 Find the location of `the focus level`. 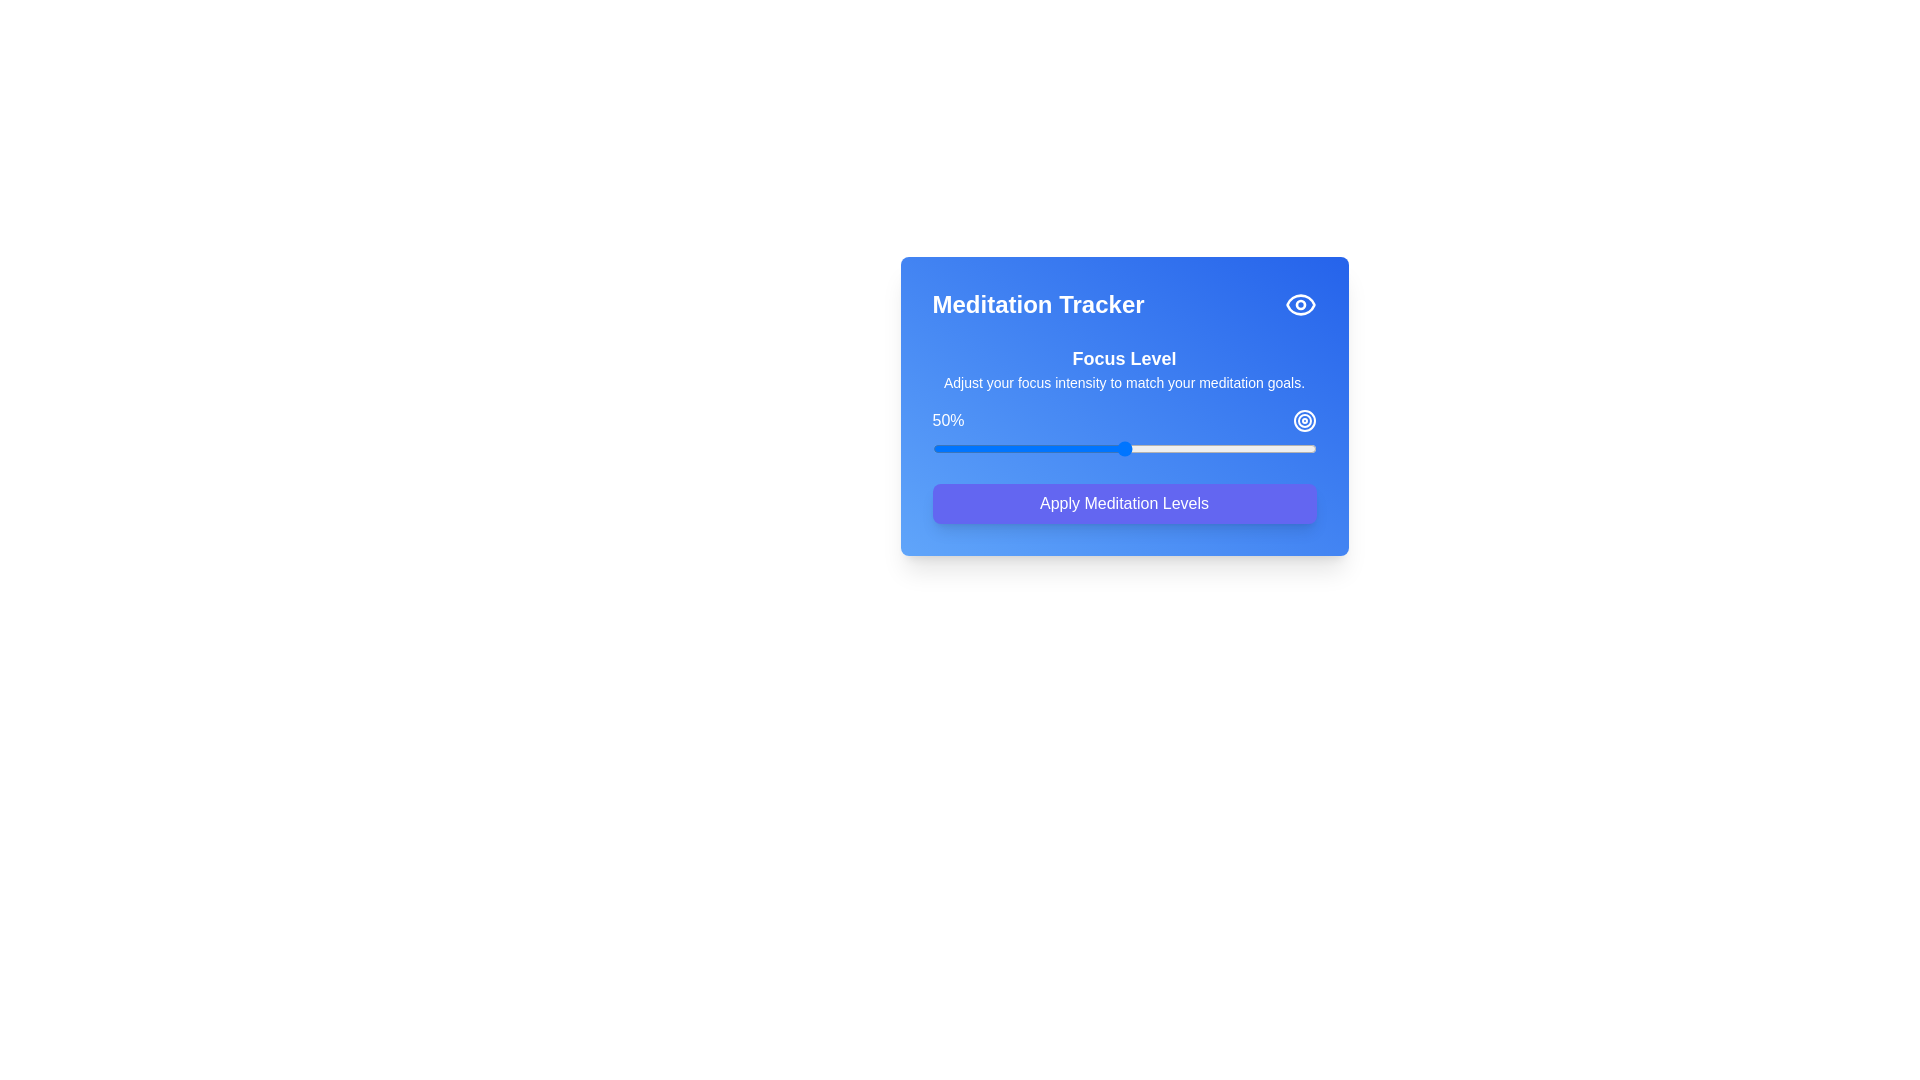

the focus level is located at coordinates (1234, 447).